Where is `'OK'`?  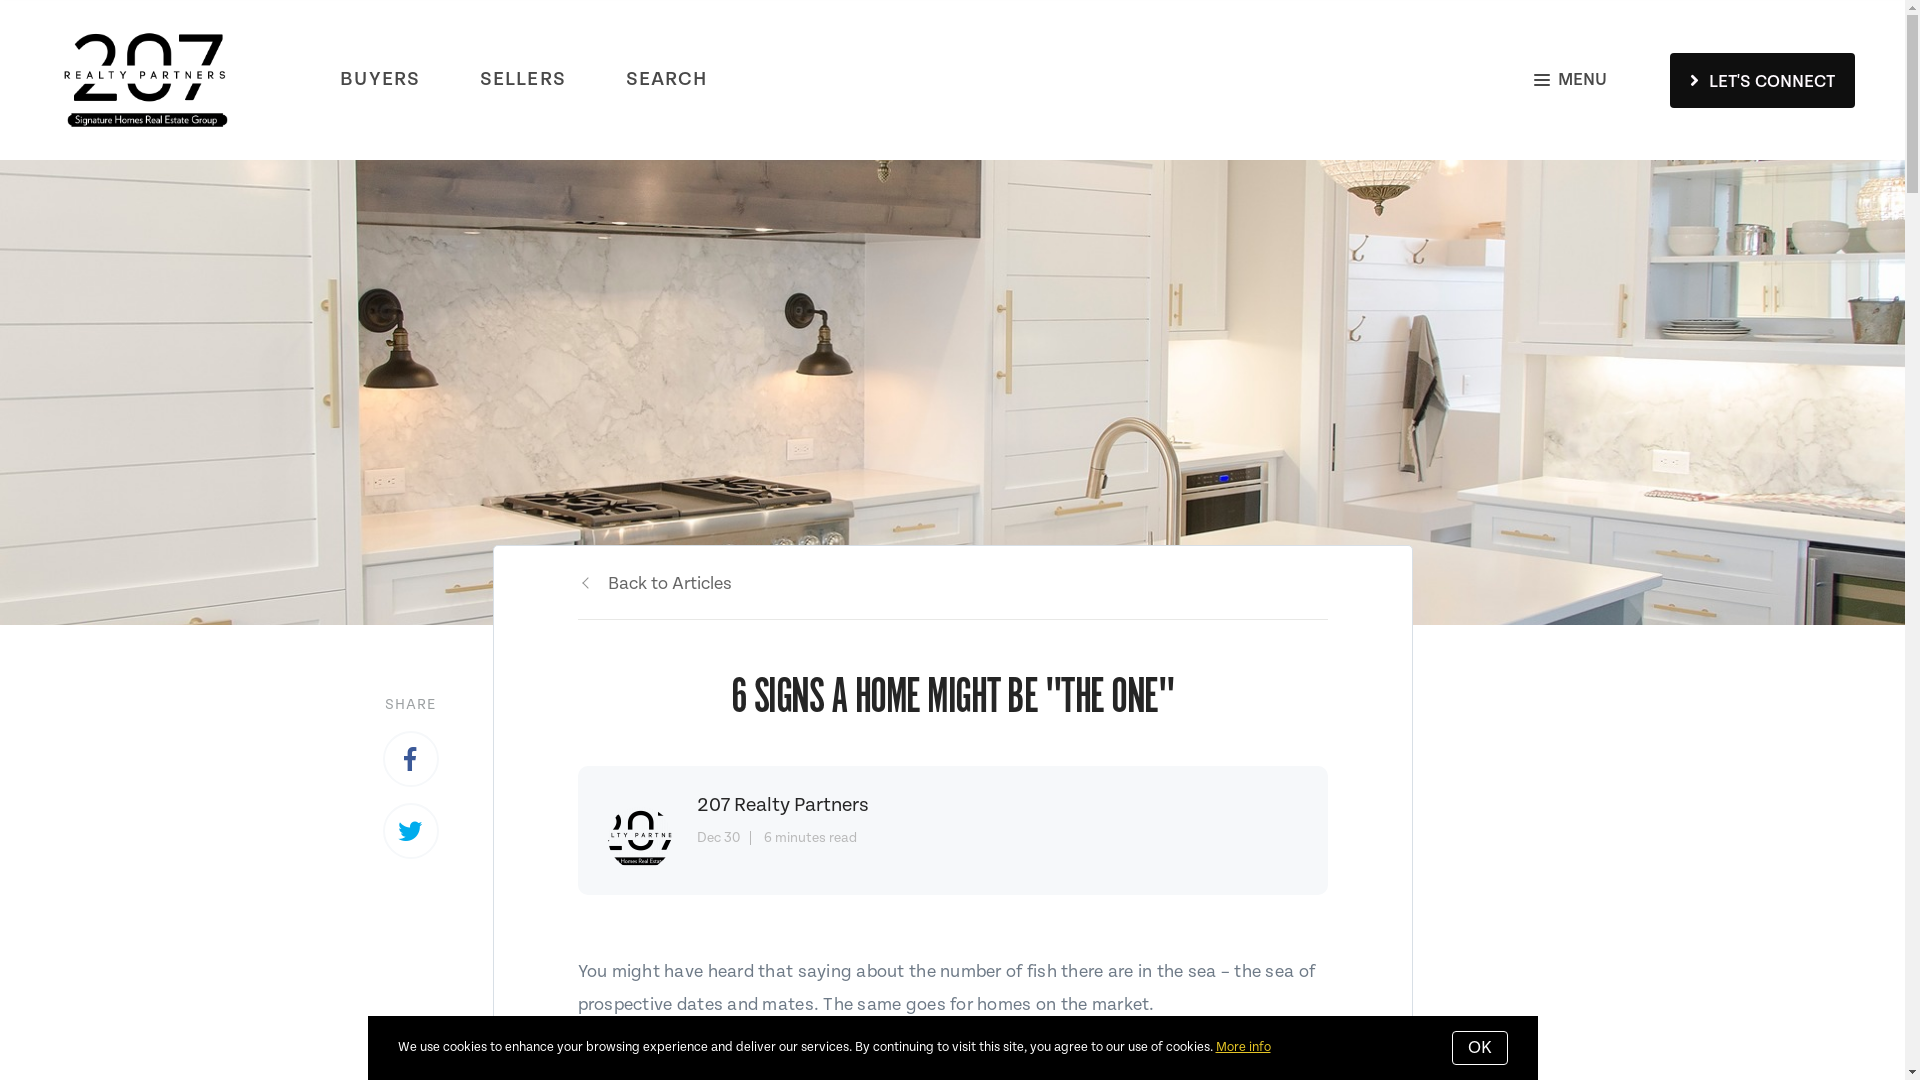 'OK' is located at coordinates (1479, 1047).